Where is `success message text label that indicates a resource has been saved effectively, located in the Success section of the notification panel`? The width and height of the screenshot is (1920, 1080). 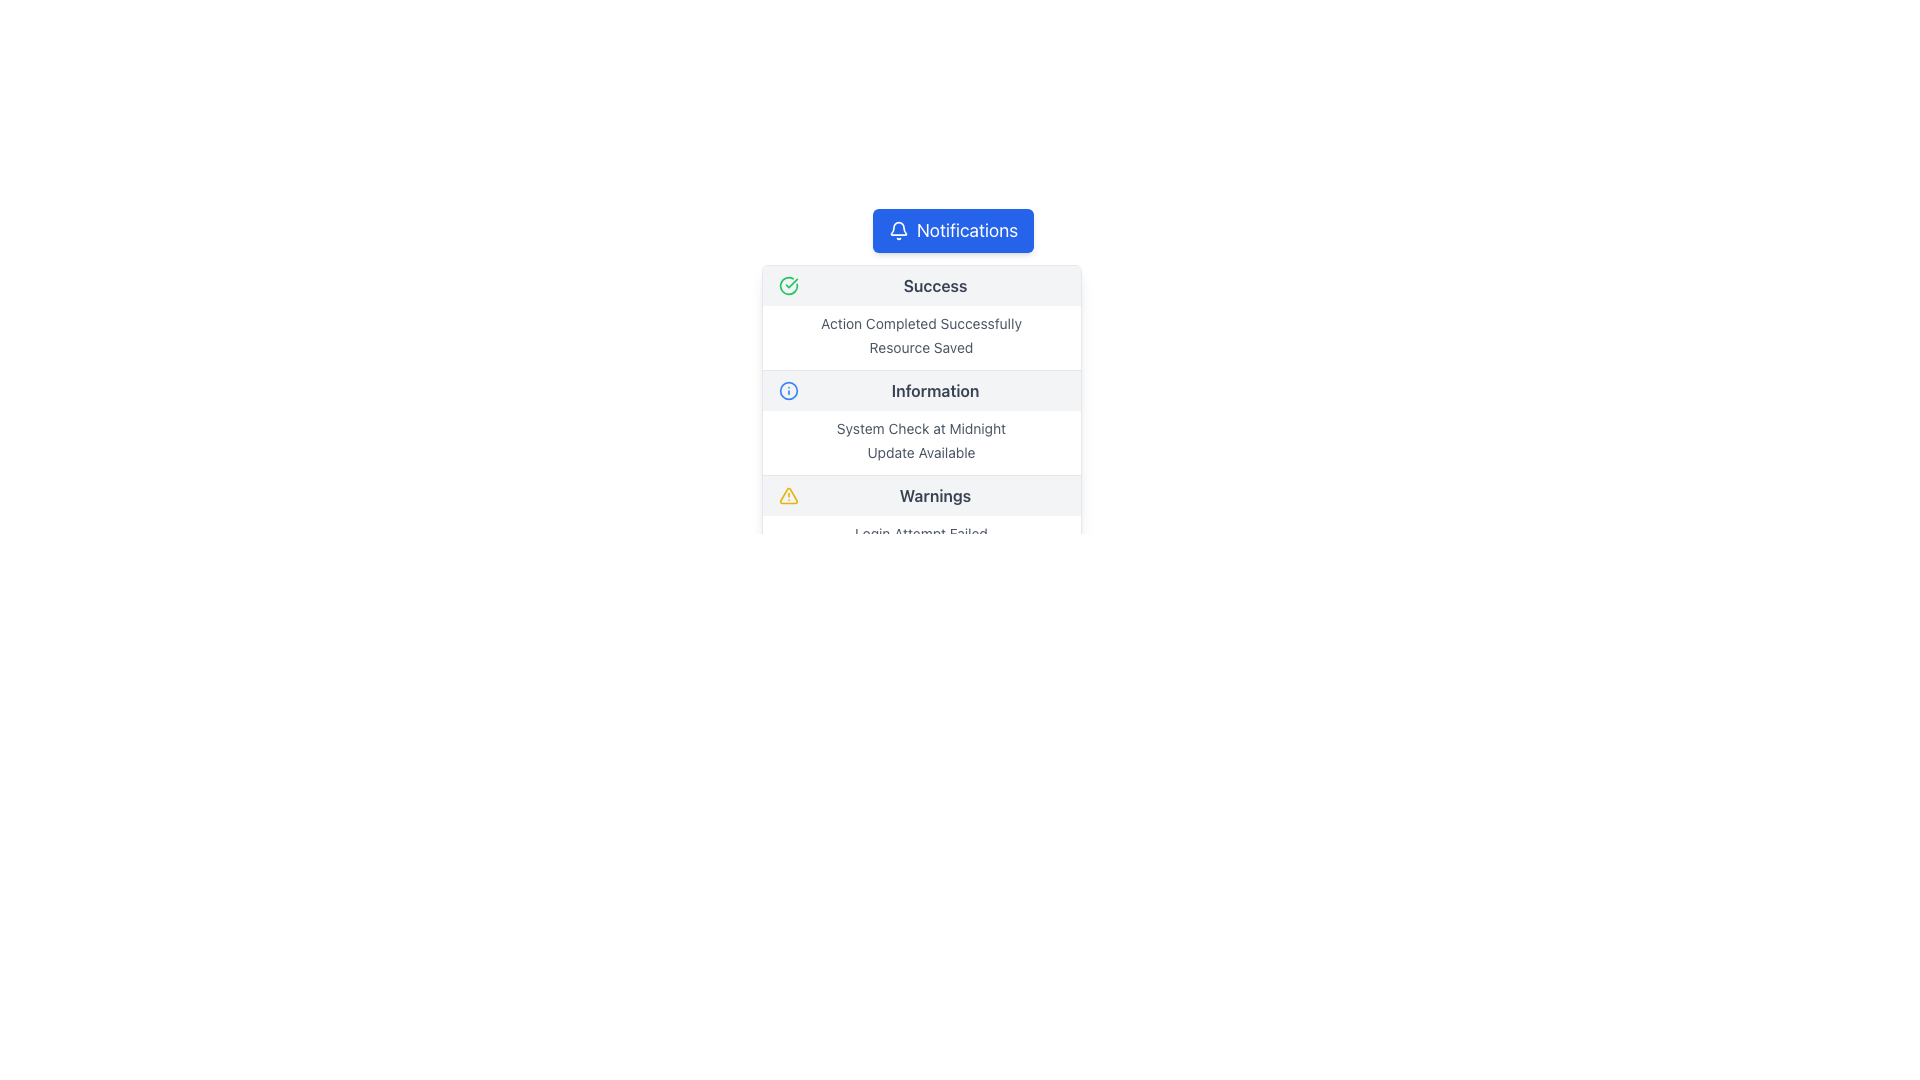
success message text label that indicates a resource has been saved effectively, located in the Success section of the notification panel is located at coordinates (920, 346).